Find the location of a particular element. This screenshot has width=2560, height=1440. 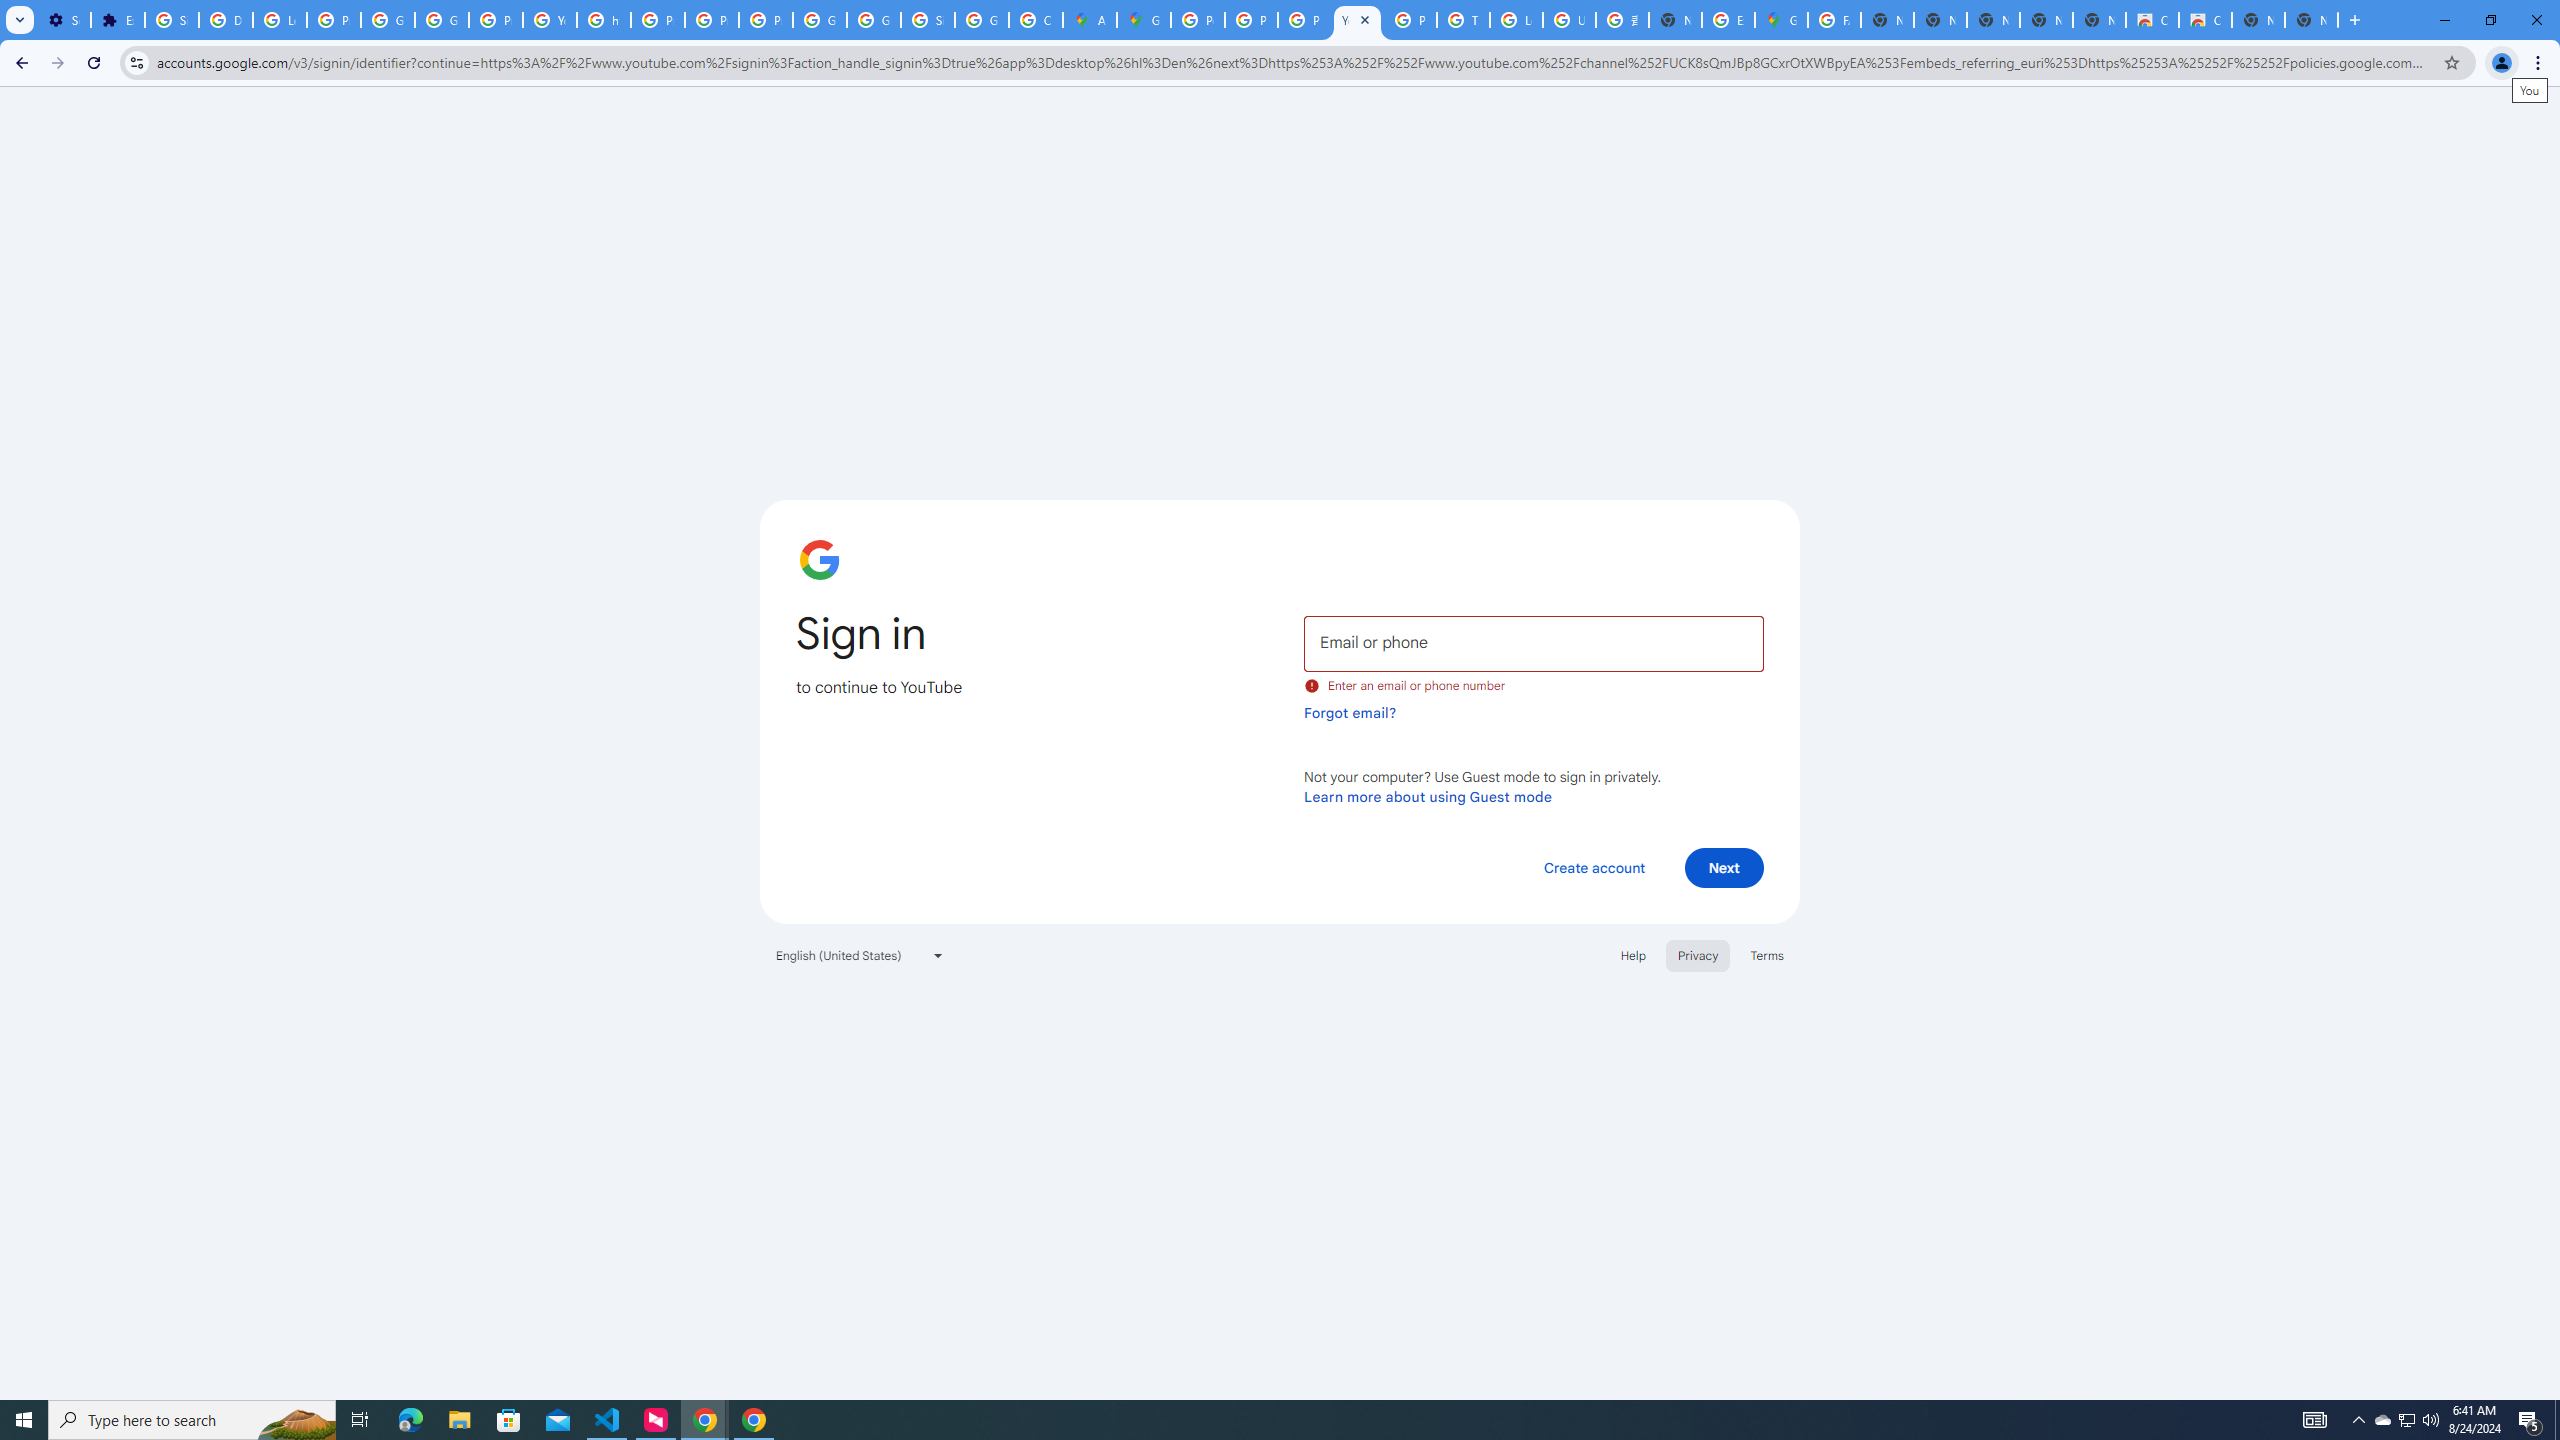

'Classic Blue - Chrome Web Store' is located at coordinates (2152, 19).